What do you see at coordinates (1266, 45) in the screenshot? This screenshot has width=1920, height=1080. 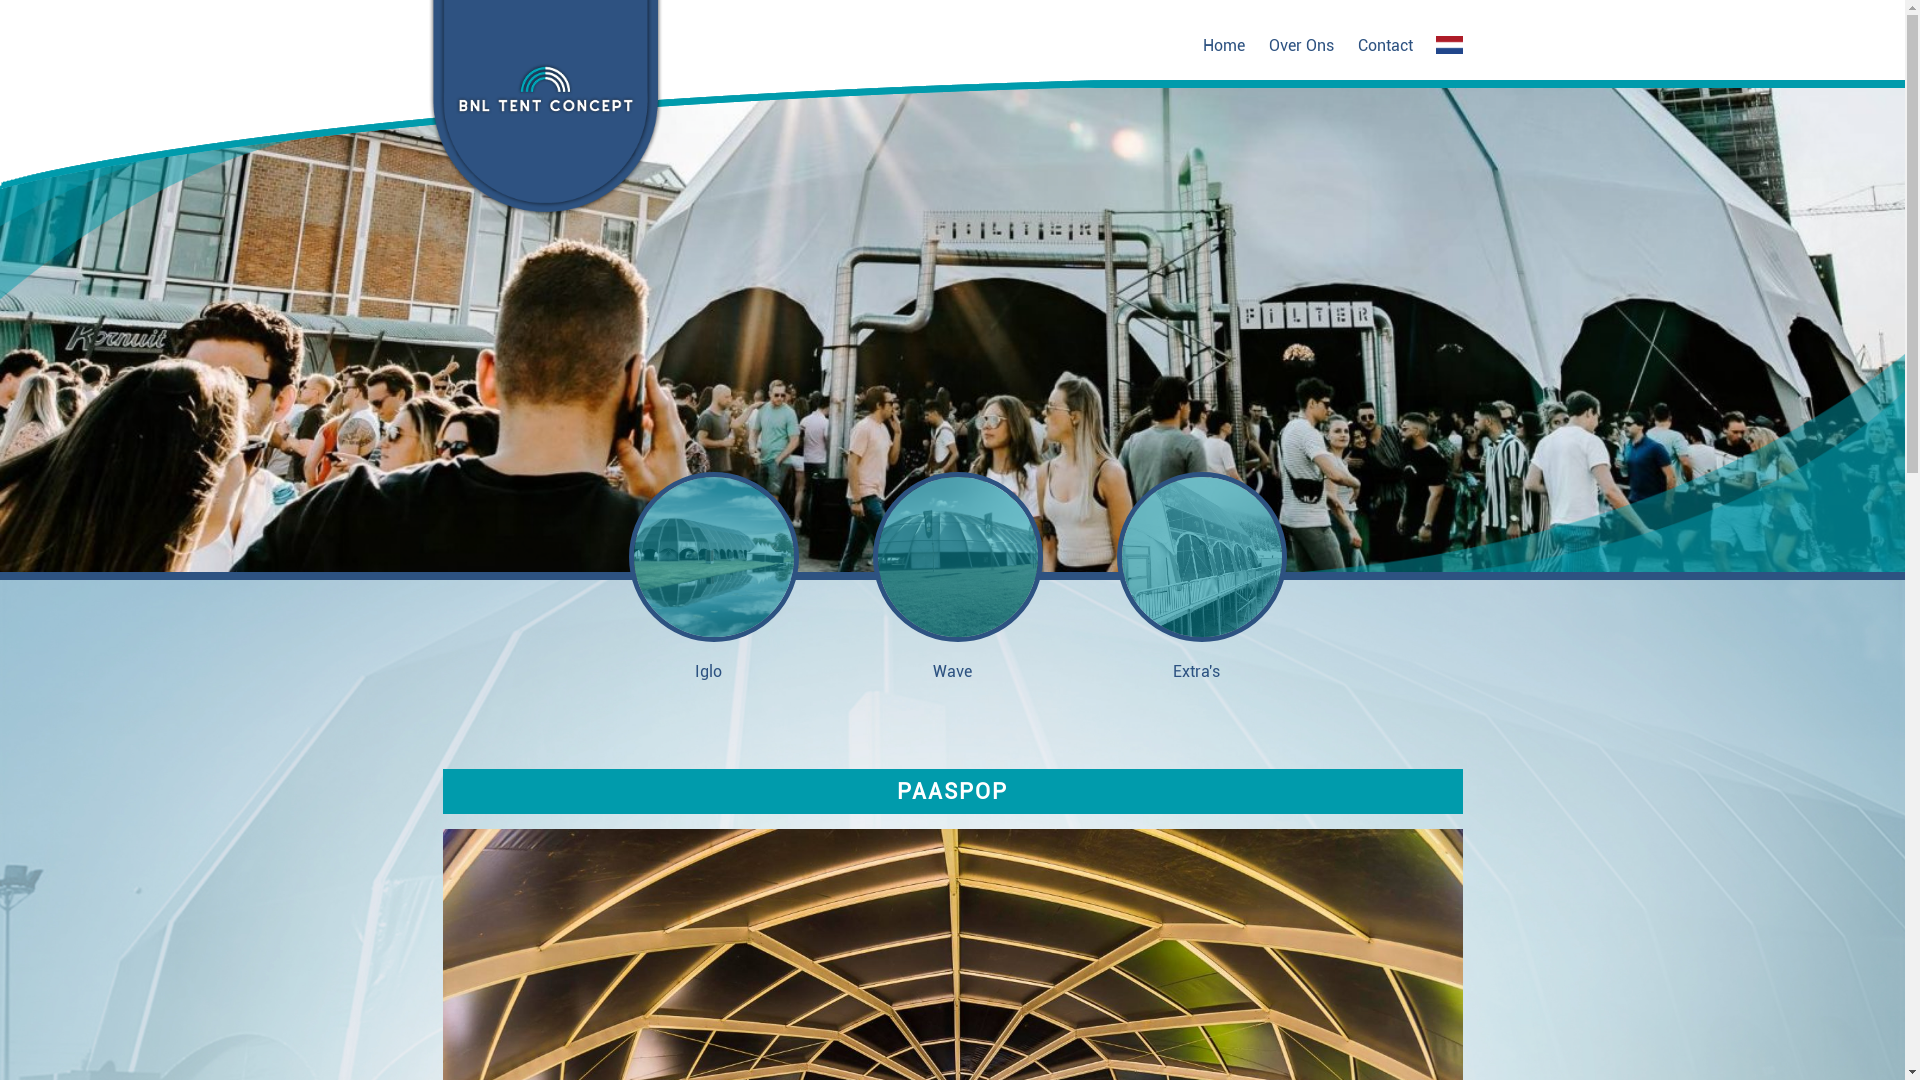 I see `'Over Ons'` at bounding box center [1266, 45].